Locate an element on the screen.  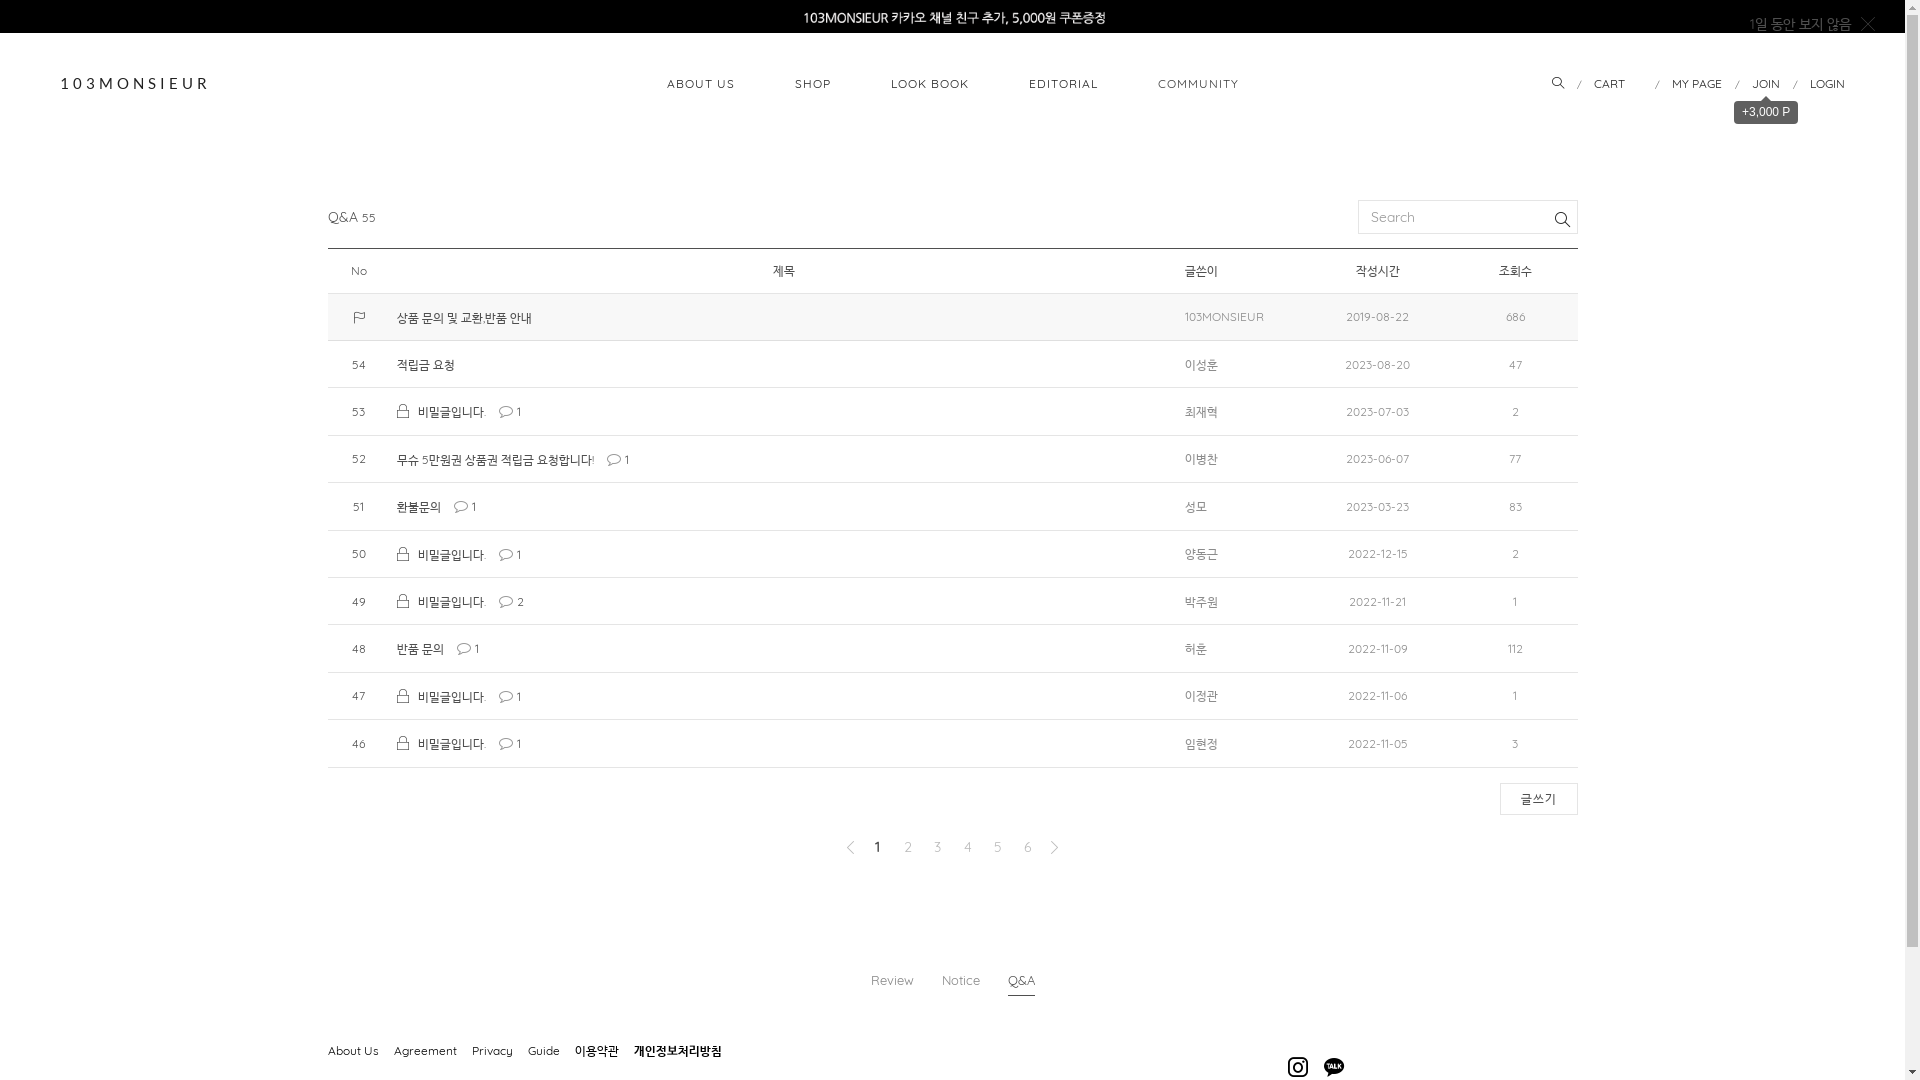
'Q&A' is located at coordinates (1021, 982).